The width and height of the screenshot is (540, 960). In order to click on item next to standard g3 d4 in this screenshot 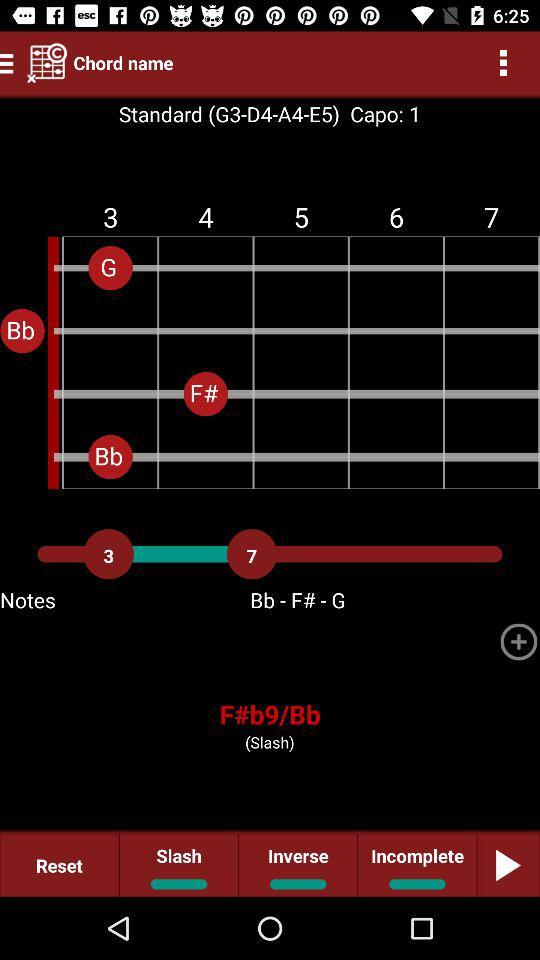, I will do `click(380, 114)`.